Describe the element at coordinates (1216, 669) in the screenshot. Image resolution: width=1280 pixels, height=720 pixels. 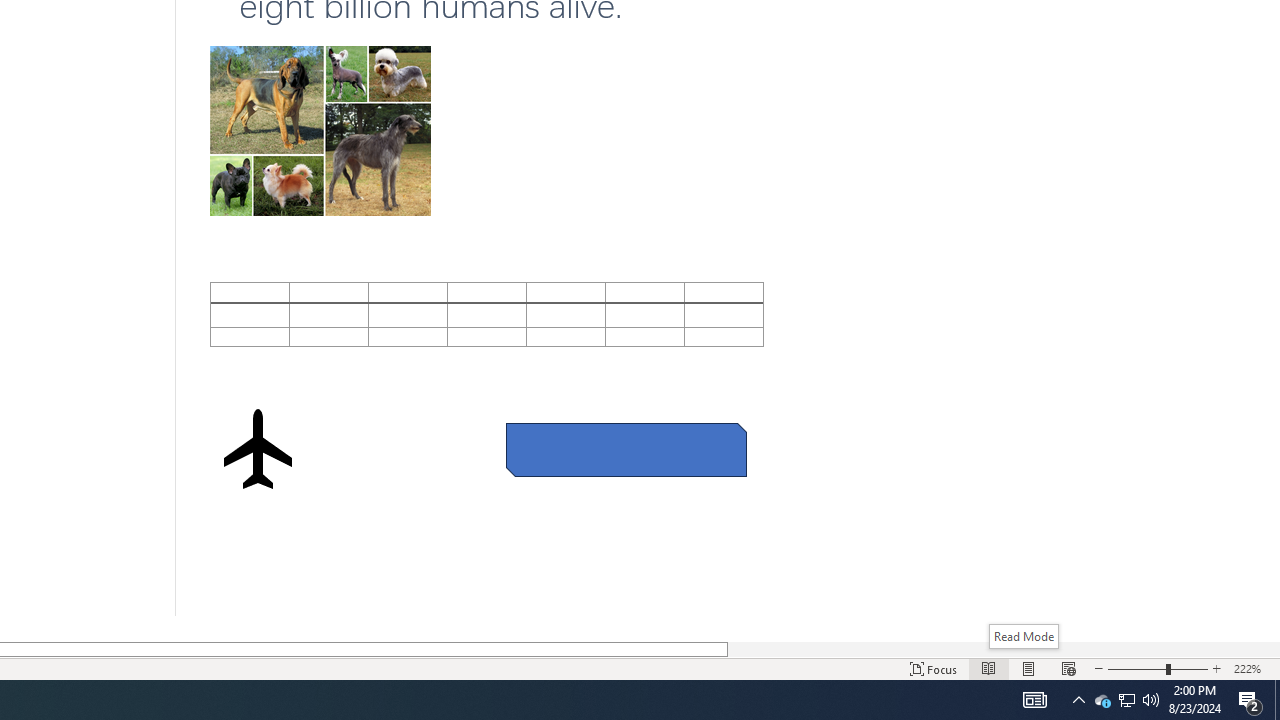
I see `'Increase Text Size'` at that location.